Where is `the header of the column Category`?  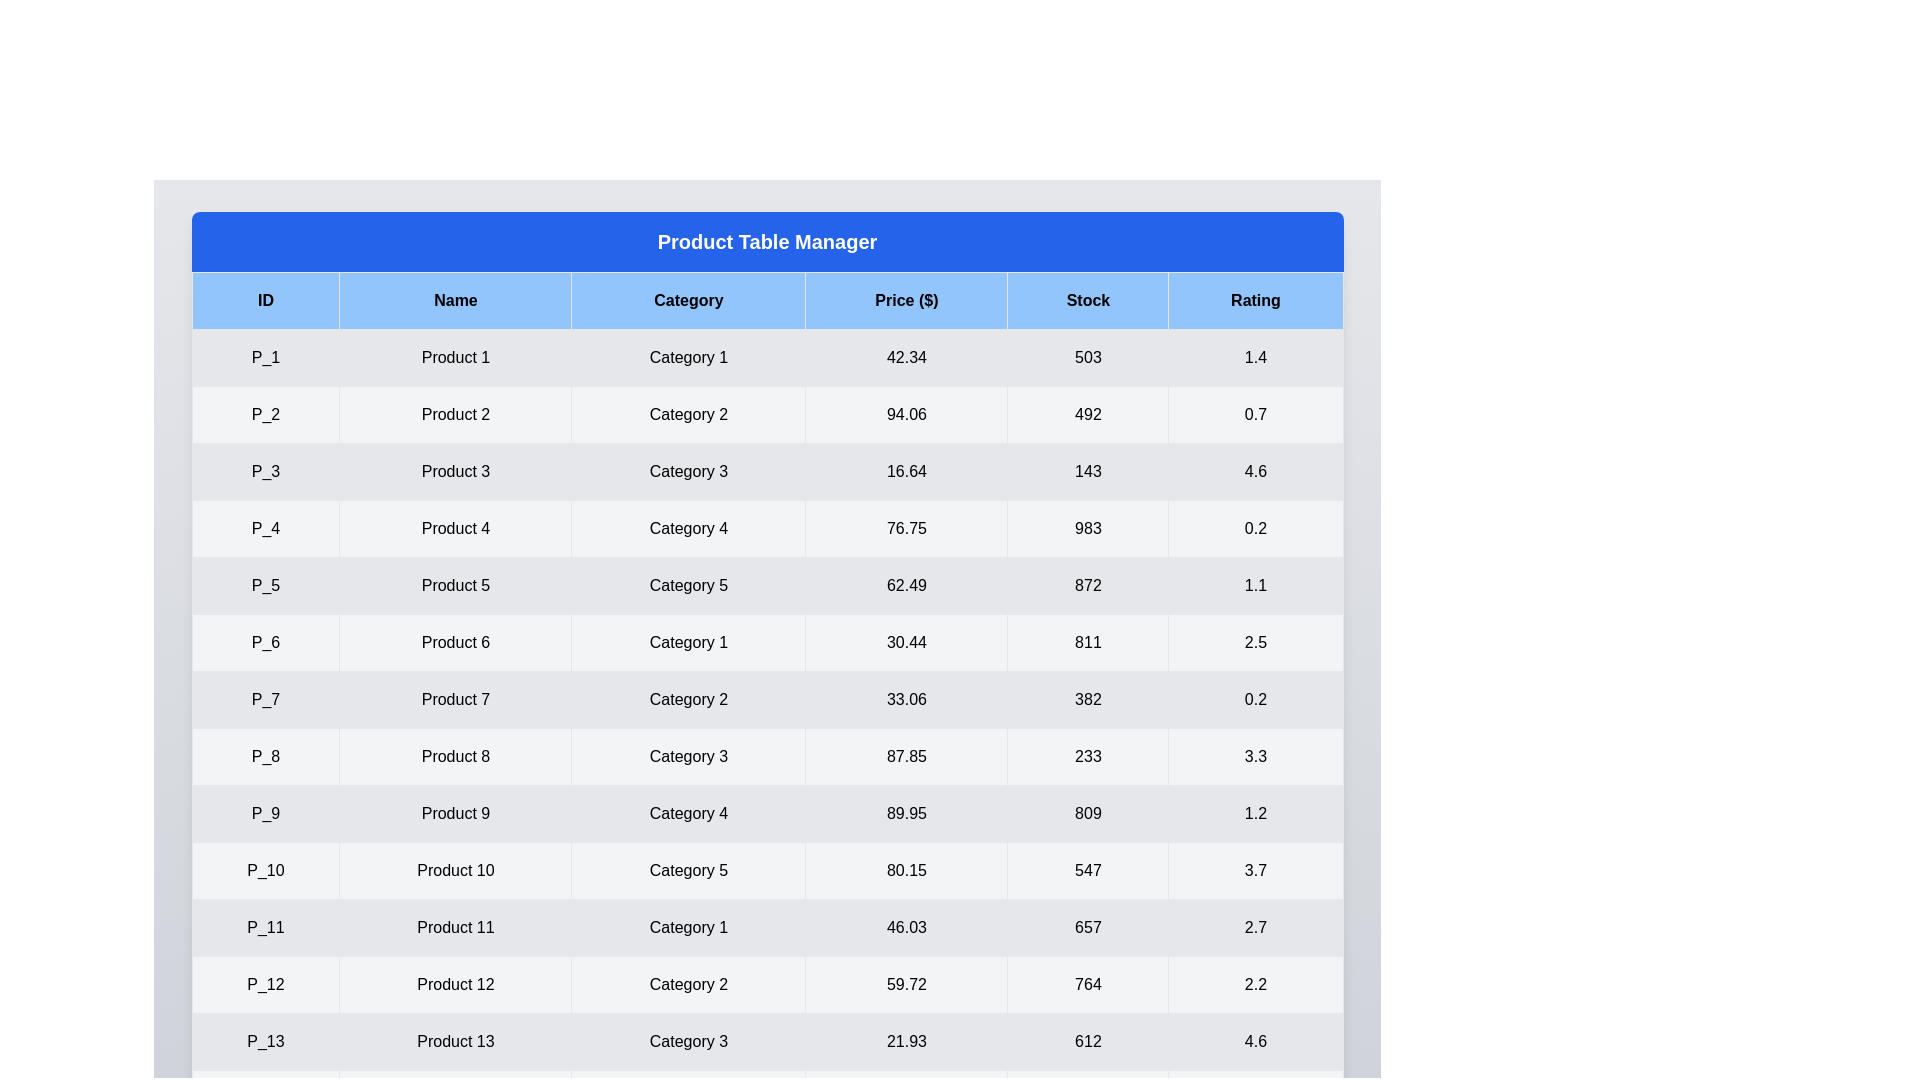
the header of the column Category is located at coordinates (688, 300).